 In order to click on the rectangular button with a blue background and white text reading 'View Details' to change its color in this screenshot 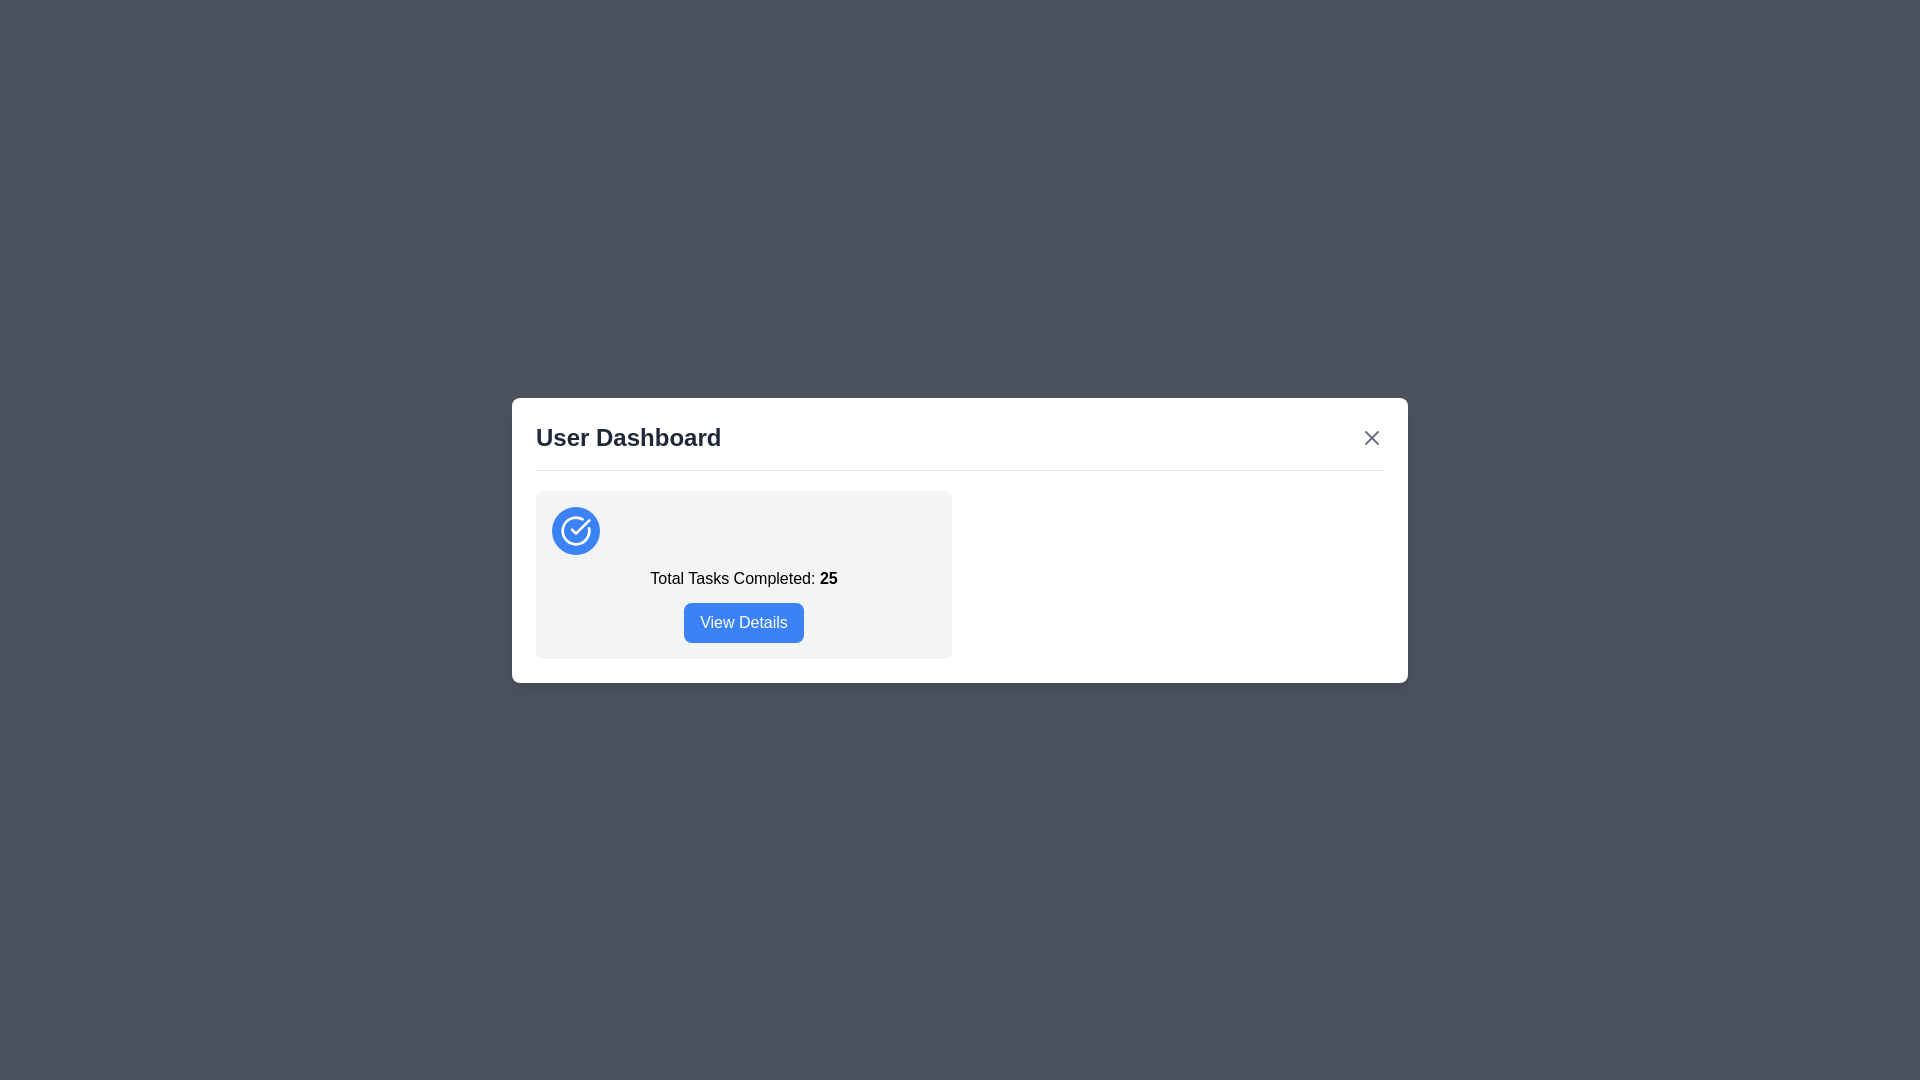, I will do `click(743, 621)`.